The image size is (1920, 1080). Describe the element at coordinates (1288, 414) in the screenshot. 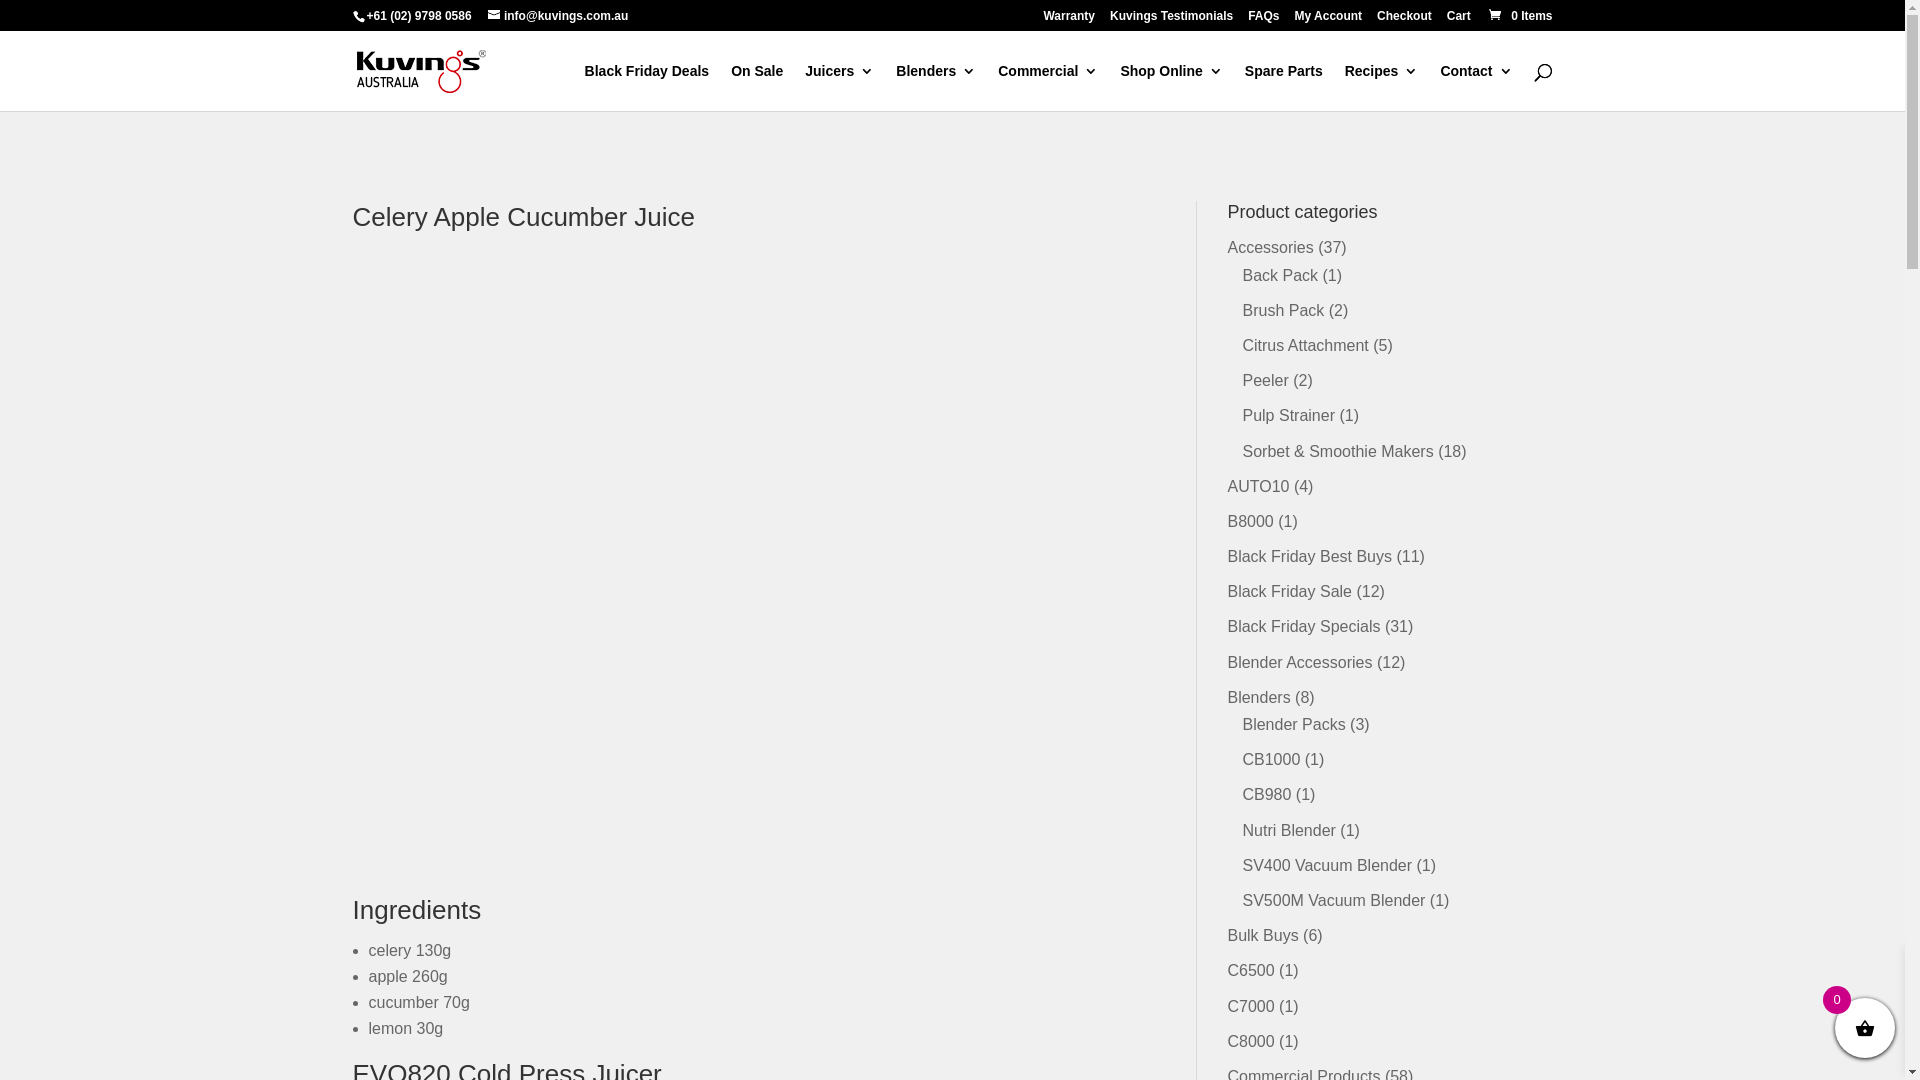

I see `'Pulp Strainer'` at that location.